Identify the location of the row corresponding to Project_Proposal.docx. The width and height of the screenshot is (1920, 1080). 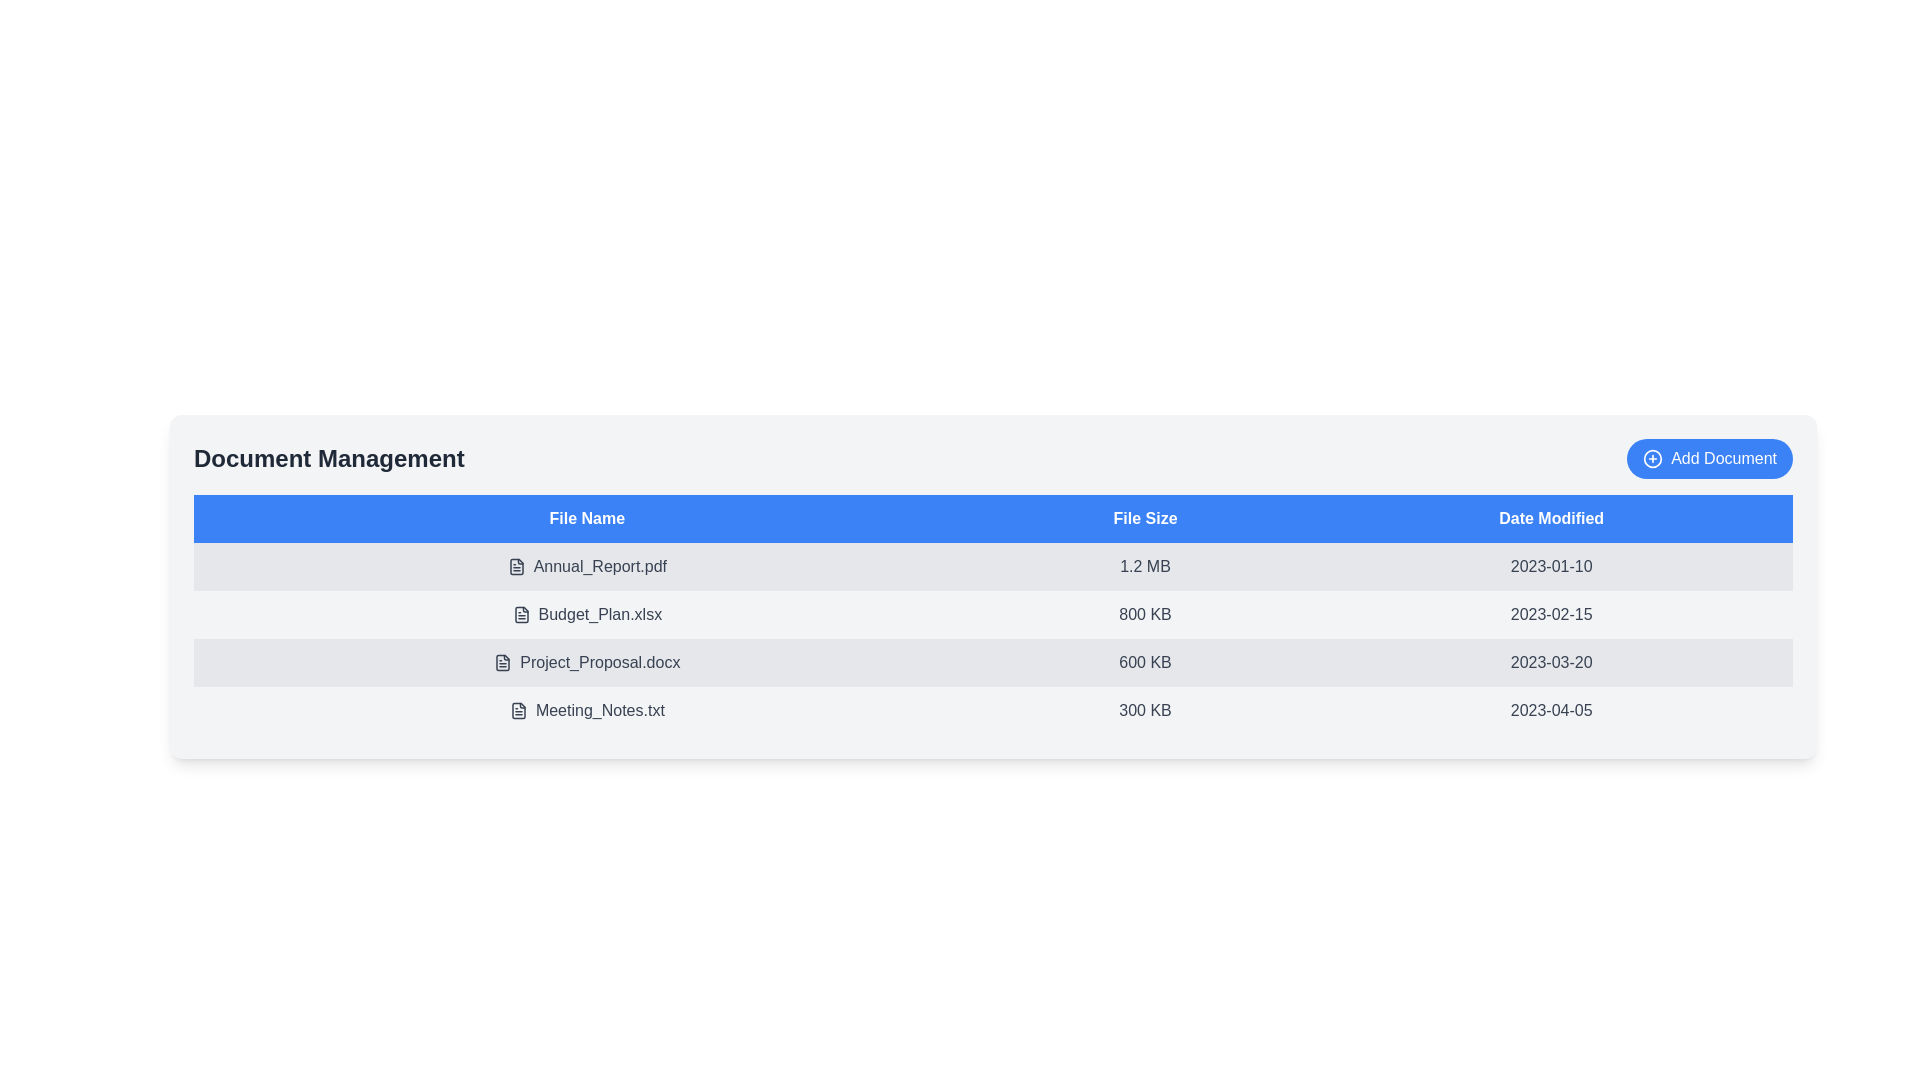
(585, 663).